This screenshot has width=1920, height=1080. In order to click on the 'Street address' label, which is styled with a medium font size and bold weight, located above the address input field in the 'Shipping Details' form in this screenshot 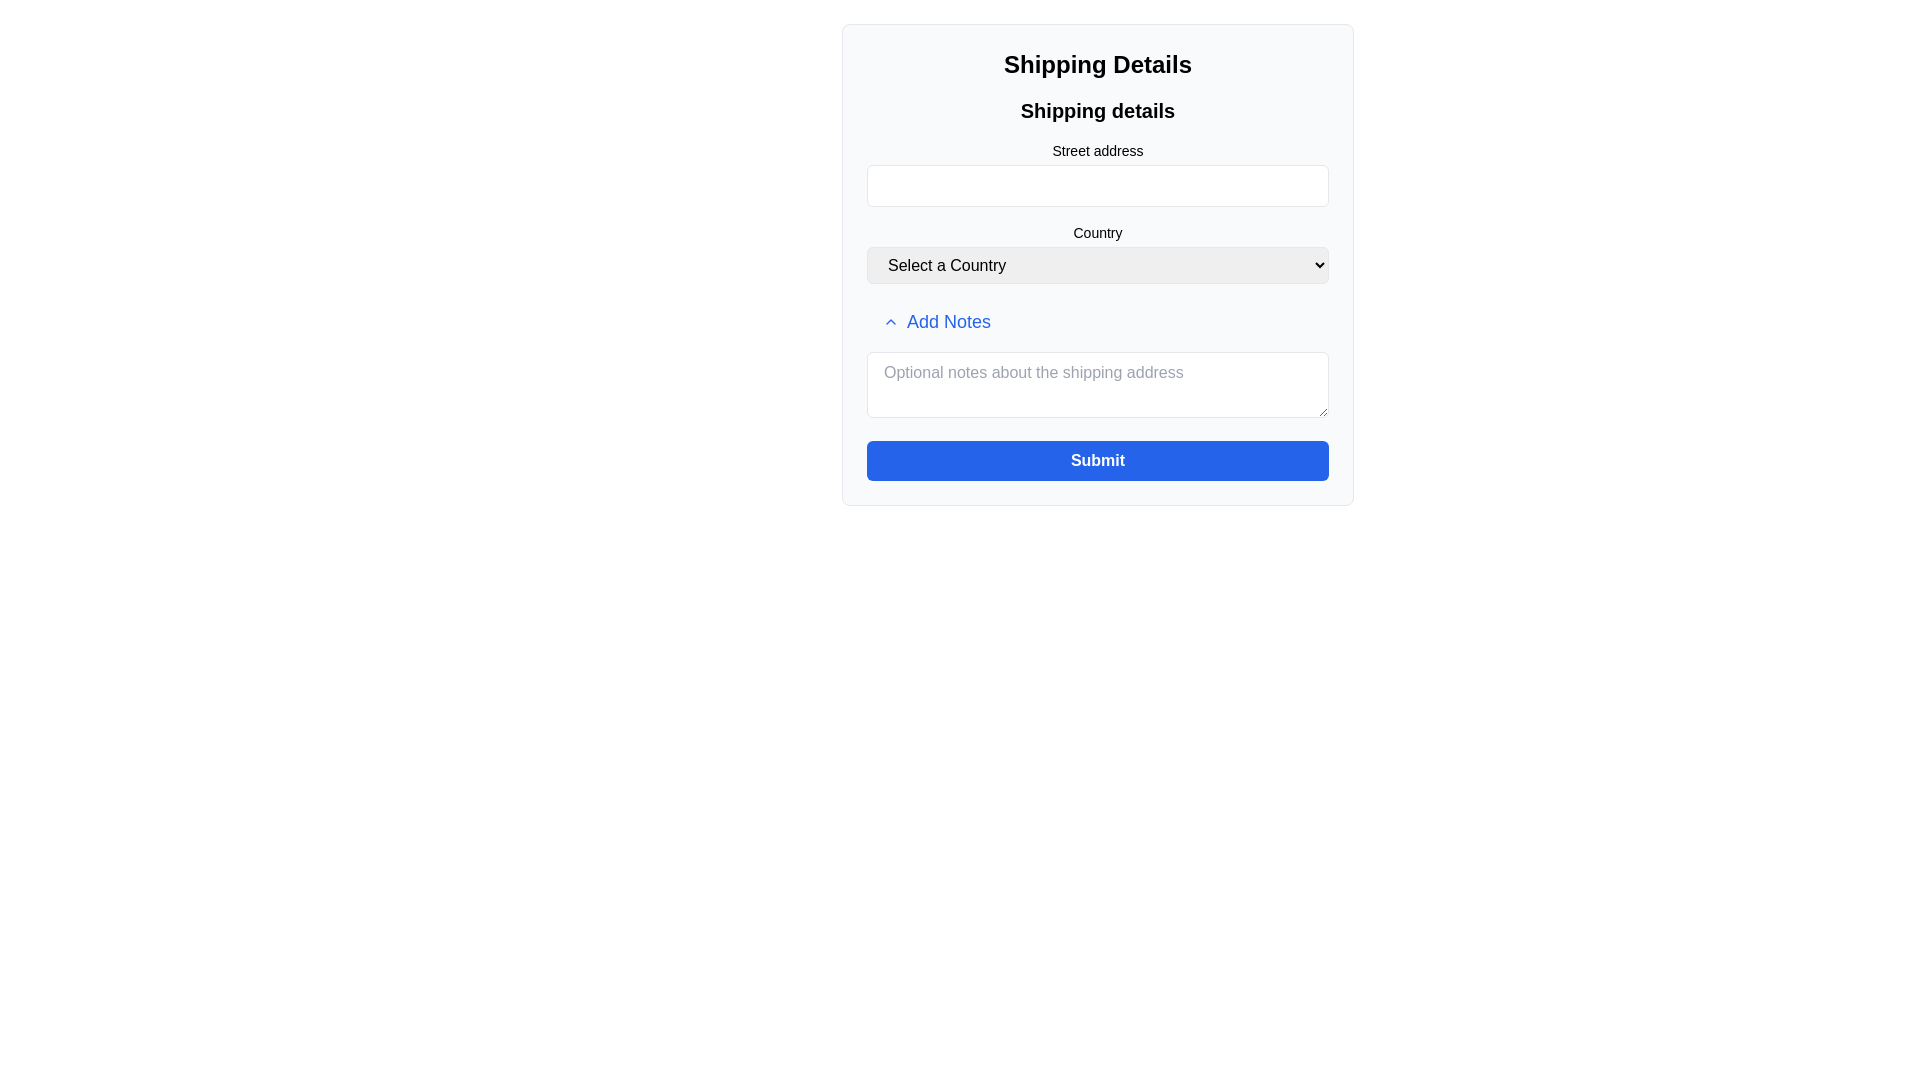, I will do `click(1097, 149)`.